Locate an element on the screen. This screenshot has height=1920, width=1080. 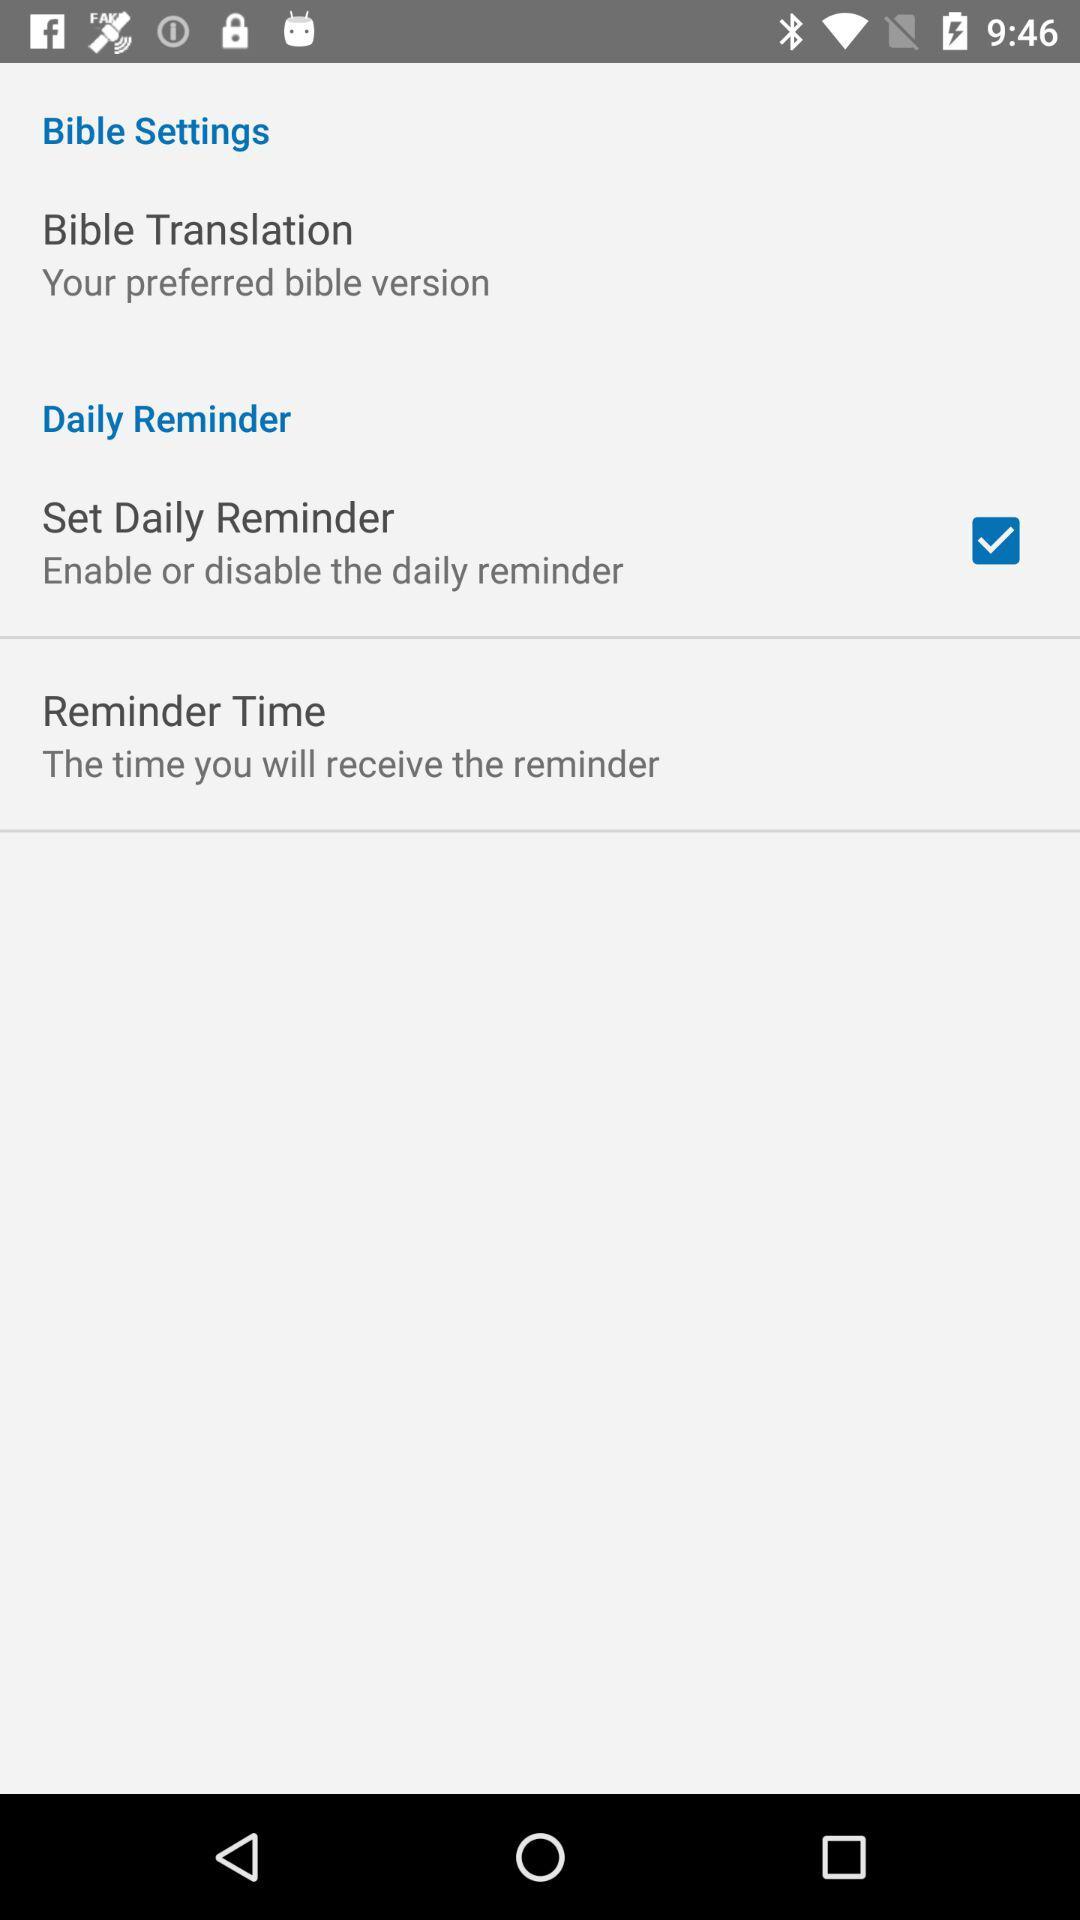
enable or disable icon is located at coordinates (331, 568).